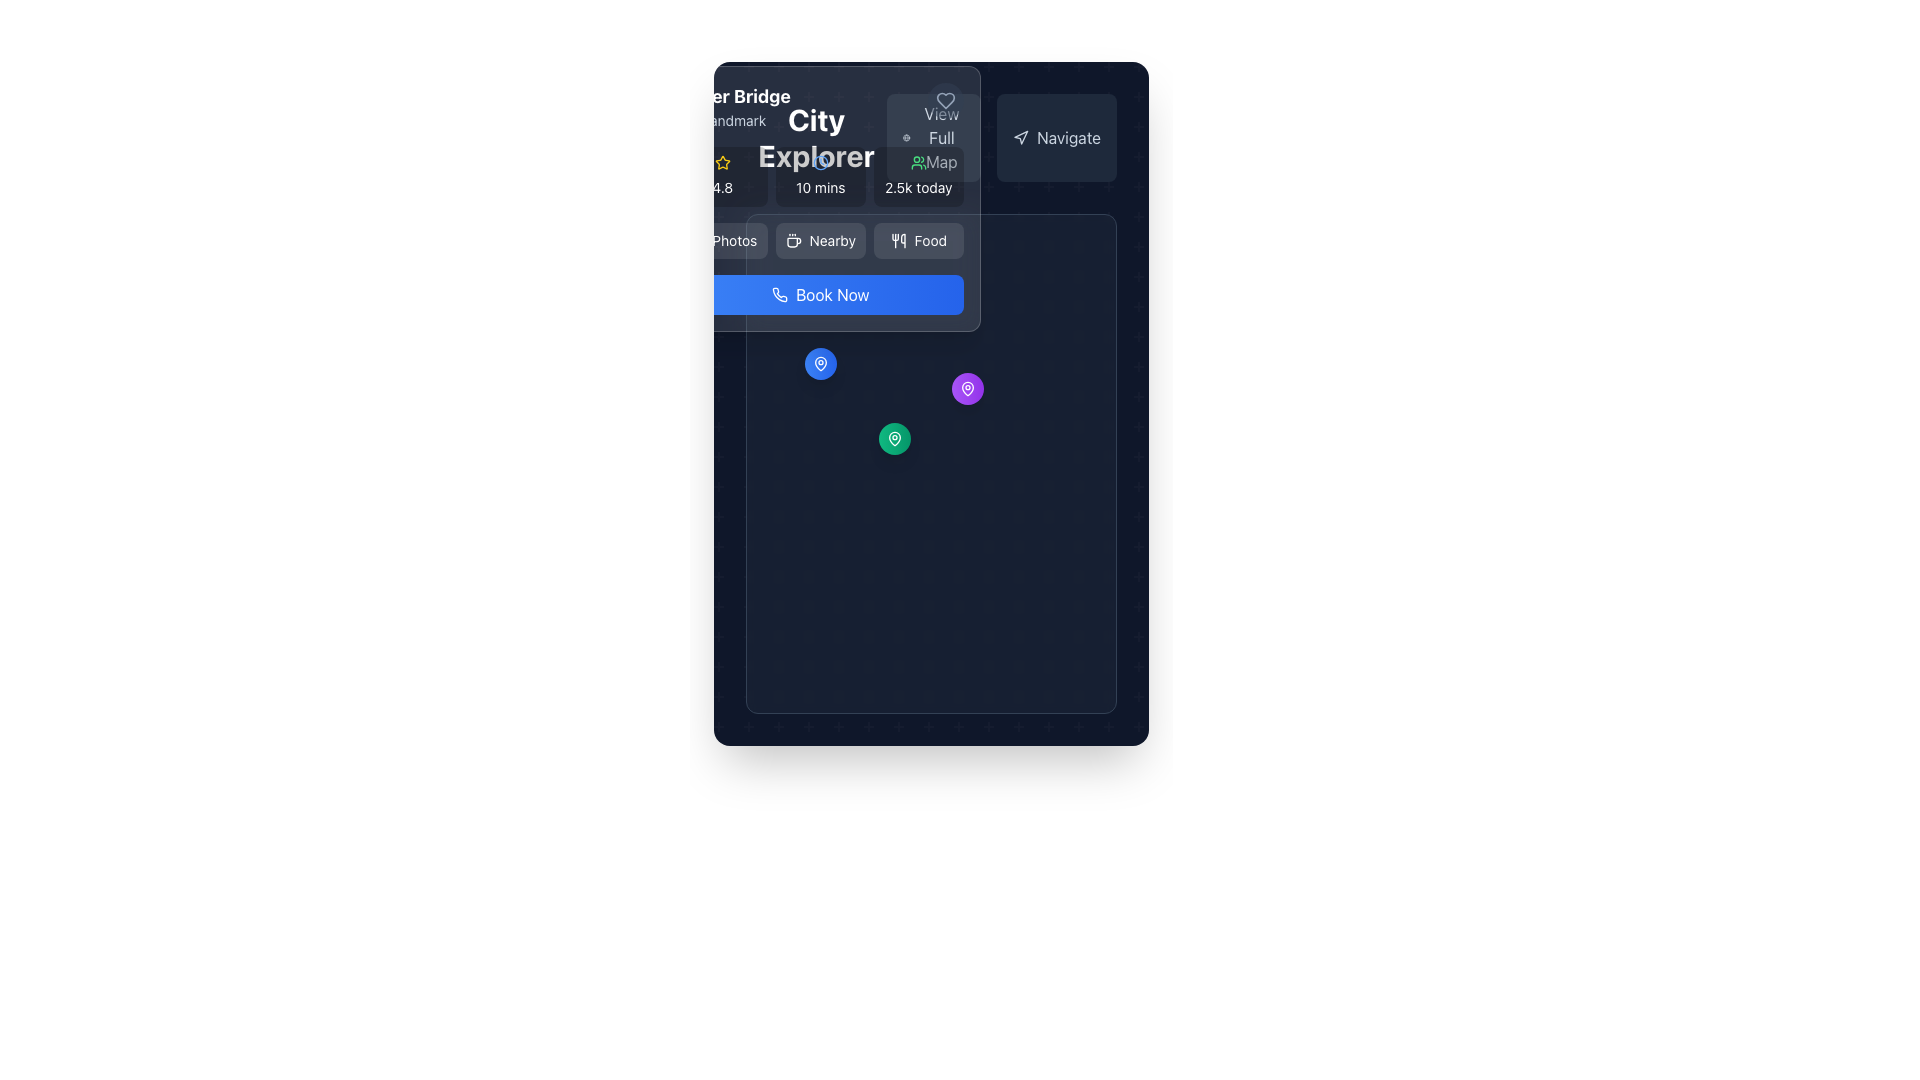 The width and height of the screenshot is (1920, 1080). I want to click on the marker icon located on a dark background, positioned to the right of a blue circular icon and above a green circular icon, so click(968, 389).